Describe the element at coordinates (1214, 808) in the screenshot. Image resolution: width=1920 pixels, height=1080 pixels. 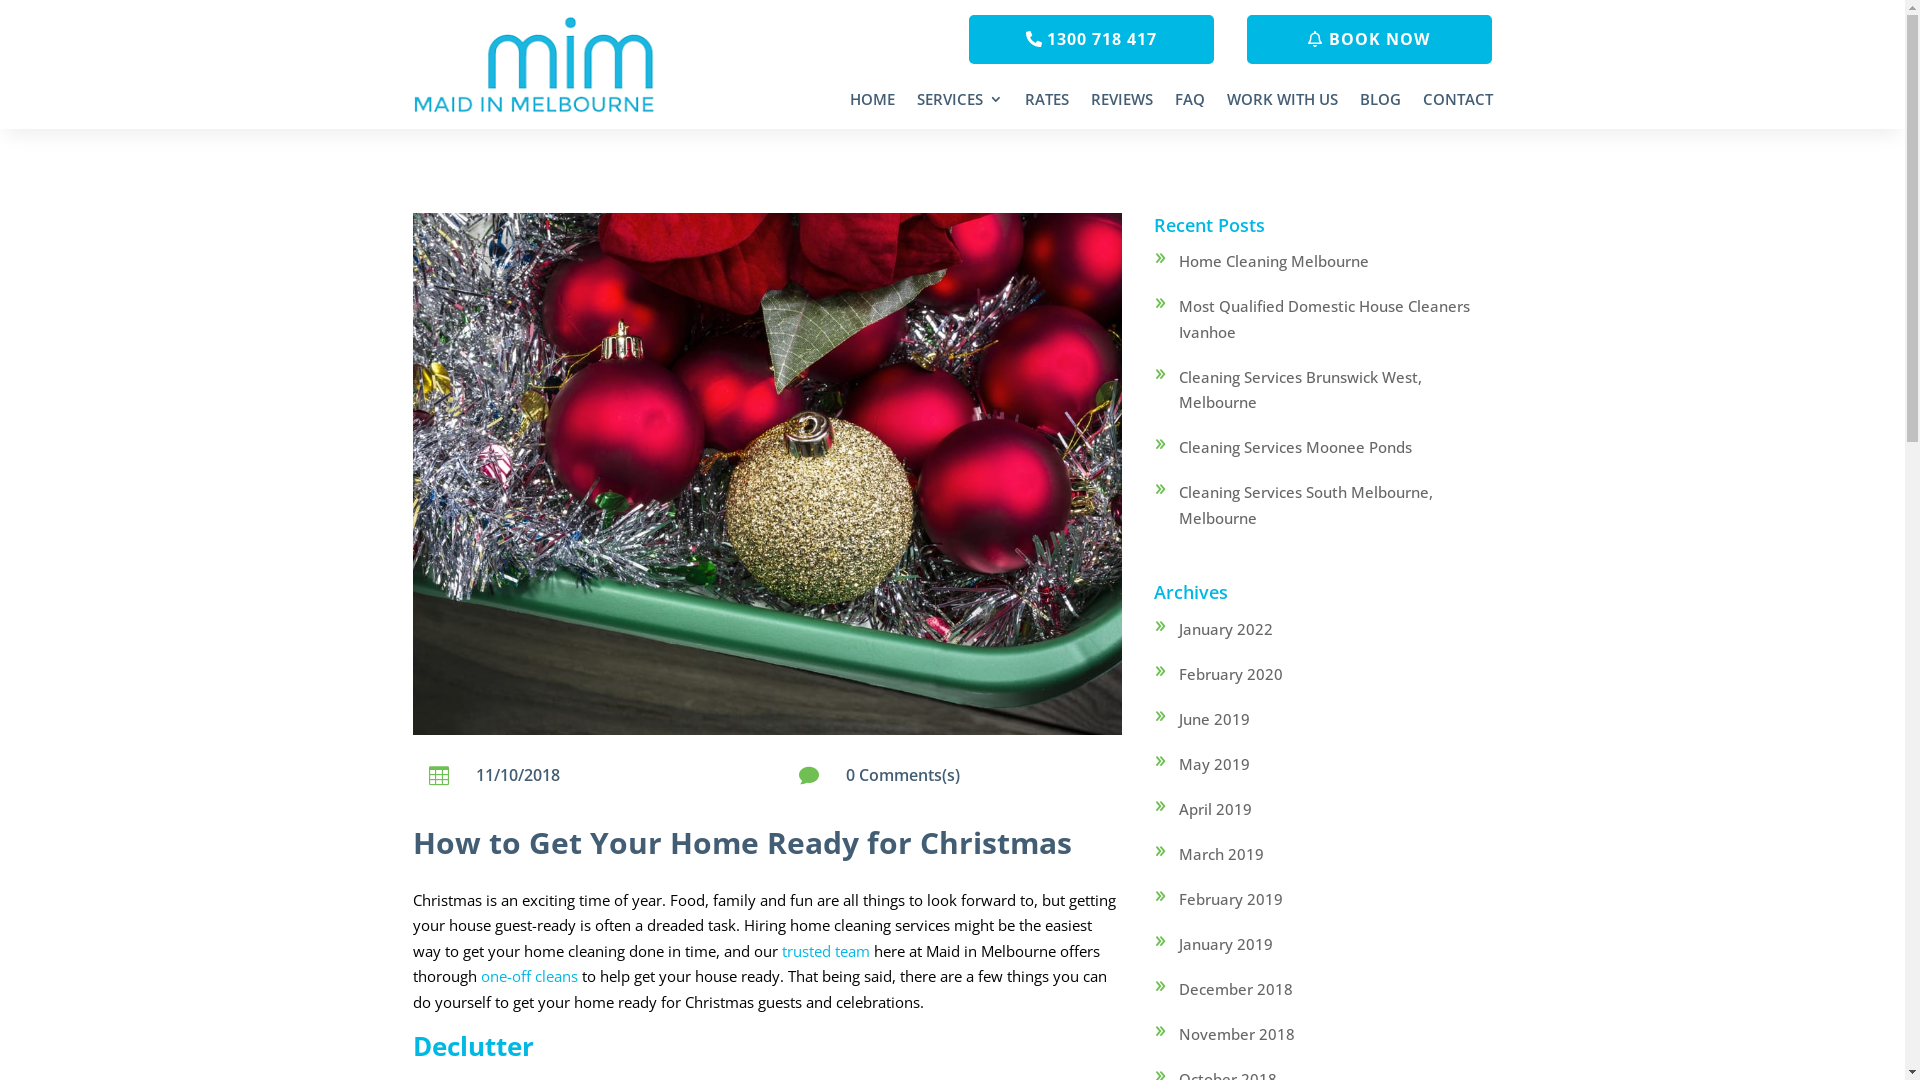
I see `'April 2019'` at that location.